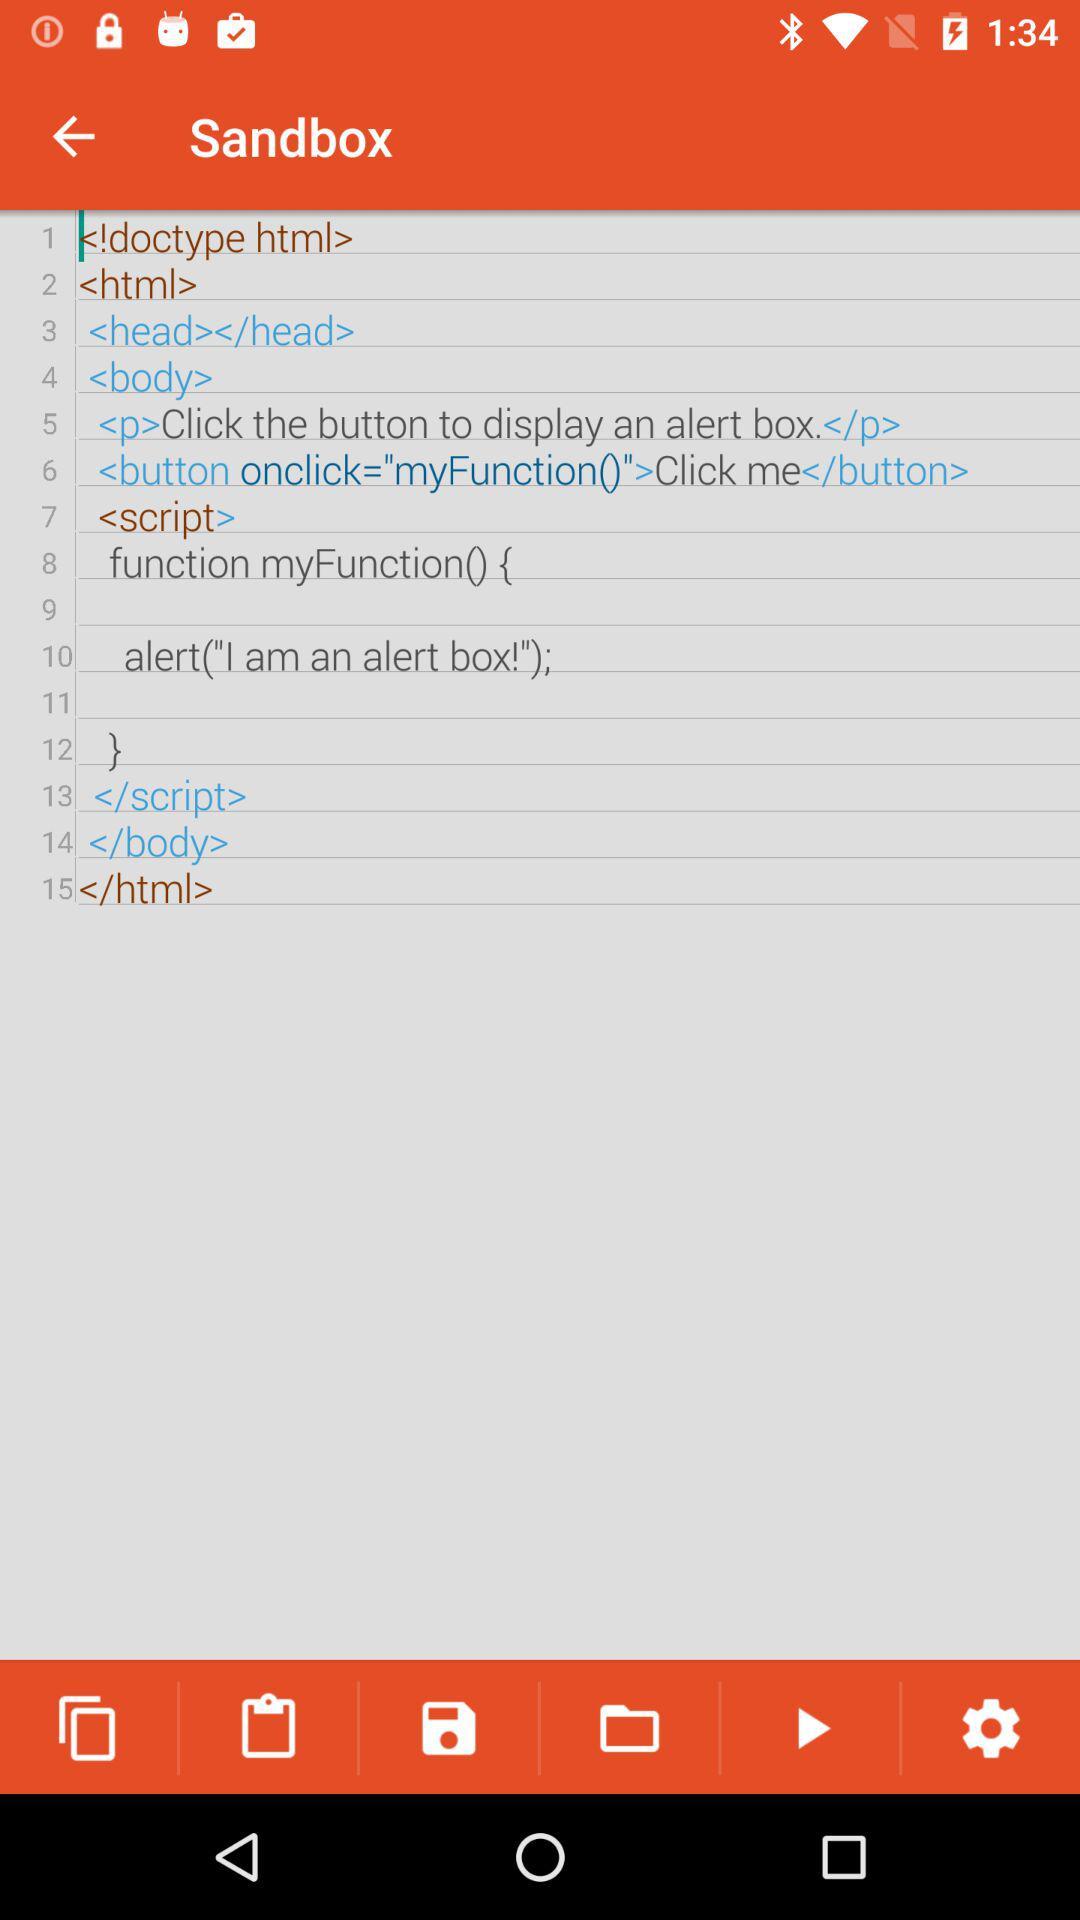  Describe the element at coordinates (72, 135) in the screenshot. I see `icon above the doctype html html icon` at that location.